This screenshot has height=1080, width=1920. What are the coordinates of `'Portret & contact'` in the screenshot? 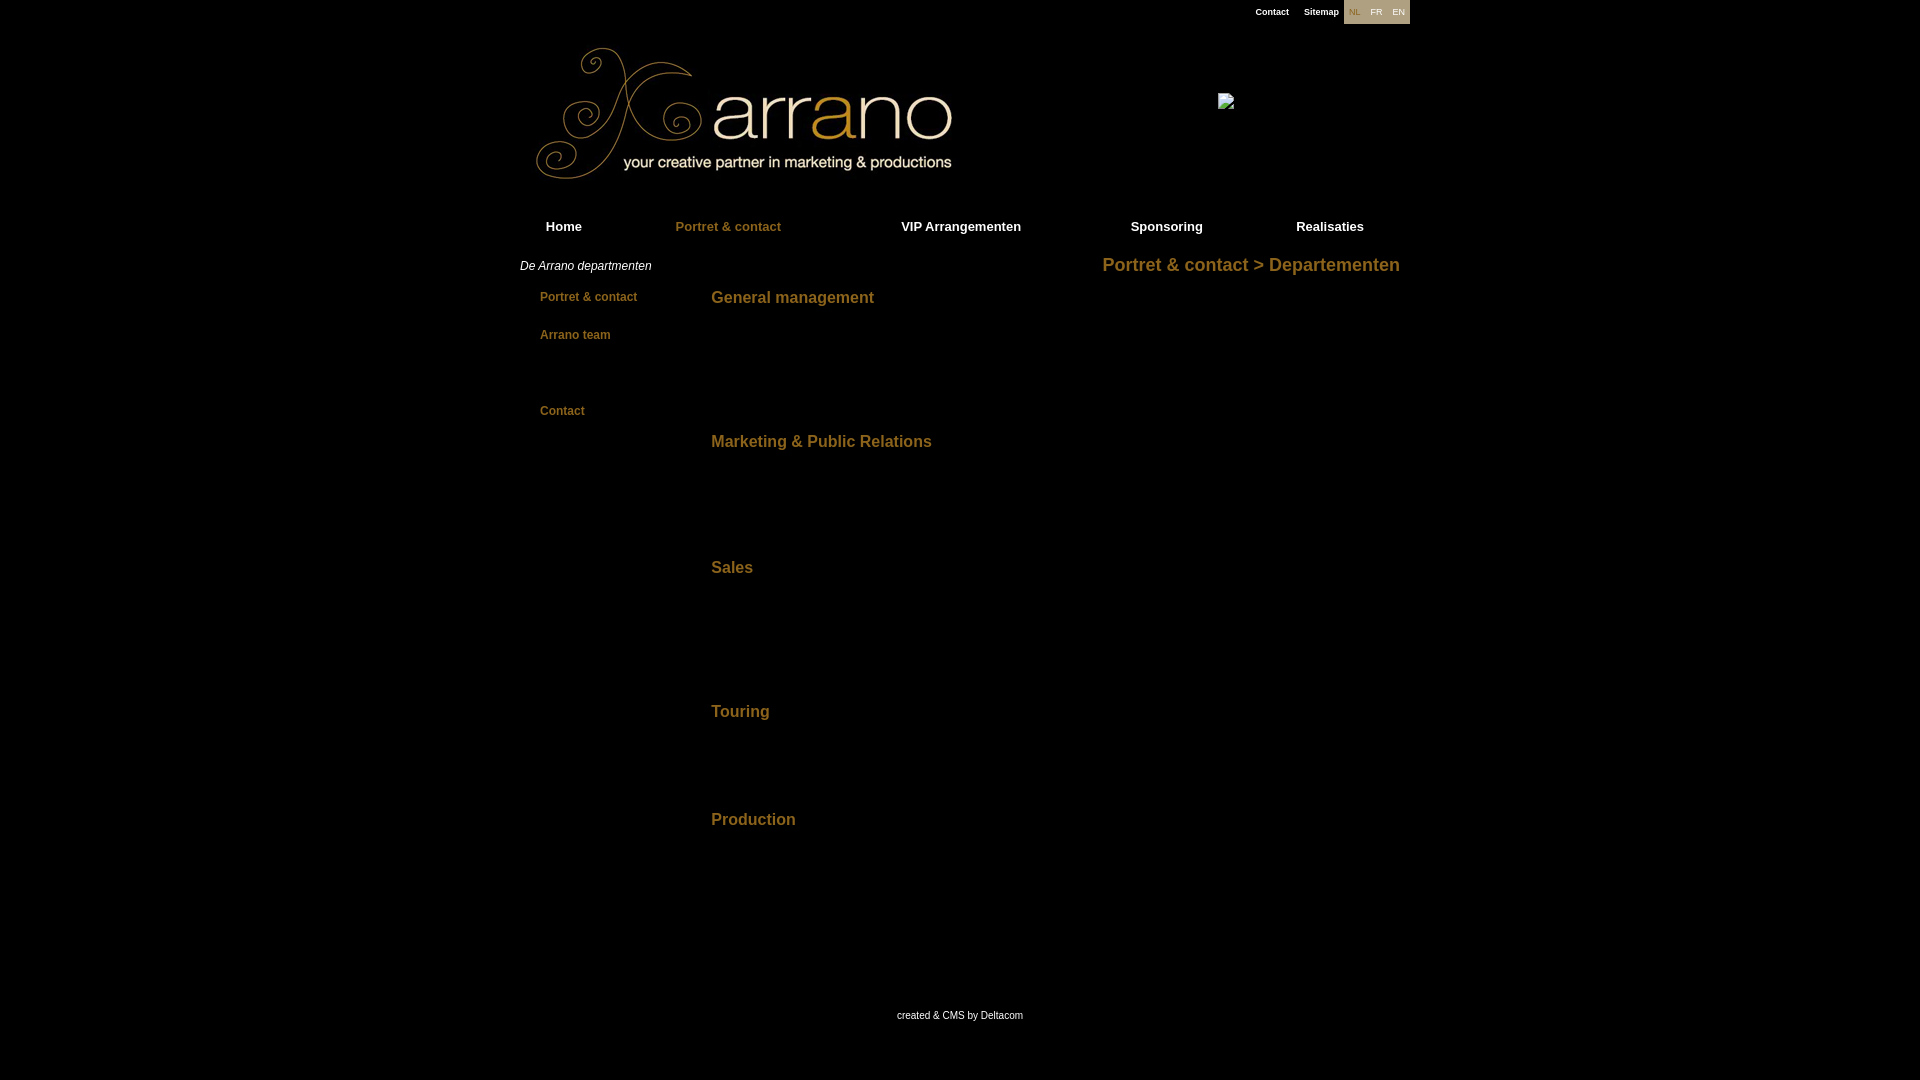 It's located at (727, 225).